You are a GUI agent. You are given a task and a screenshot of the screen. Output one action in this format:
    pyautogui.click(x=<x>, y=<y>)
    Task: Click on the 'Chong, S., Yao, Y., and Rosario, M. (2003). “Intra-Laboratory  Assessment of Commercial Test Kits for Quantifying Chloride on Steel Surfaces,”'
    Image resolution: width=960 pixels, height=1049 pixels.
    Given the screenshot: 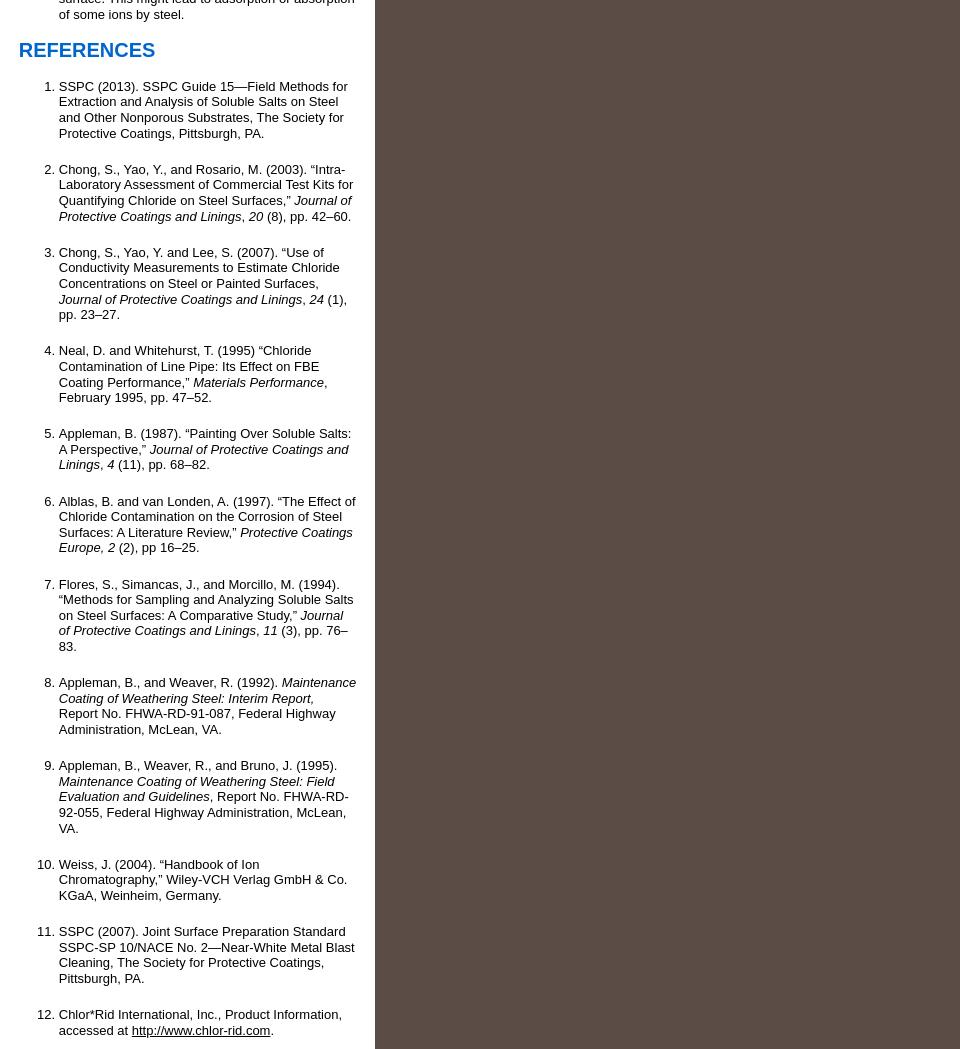 What is the action you would take?
    pyautogui.click(x=205, y=182)
    